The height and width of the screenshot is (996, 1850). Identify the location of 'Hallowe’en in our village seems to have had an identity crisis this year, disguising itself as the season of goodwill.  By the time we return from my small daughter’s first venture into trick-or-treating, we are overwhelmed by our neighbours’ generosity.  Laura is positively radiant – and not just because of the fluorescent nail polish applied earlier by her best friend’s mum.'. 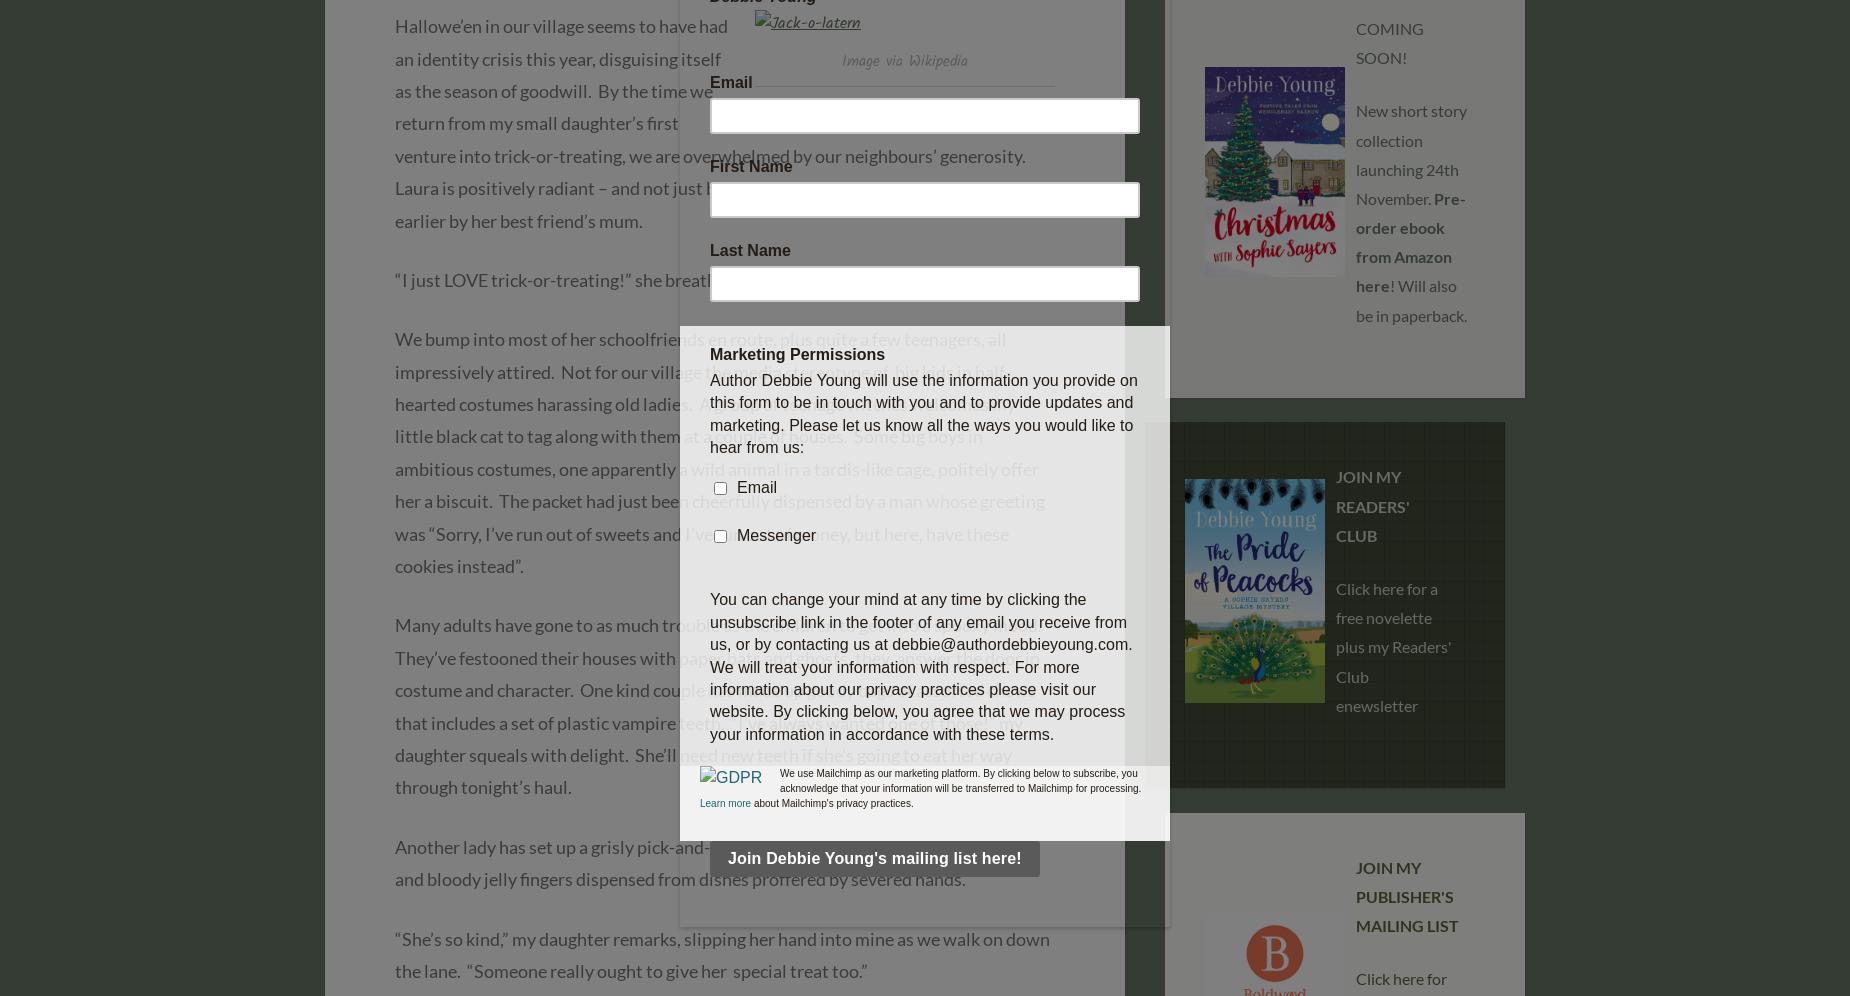
(393, 123).